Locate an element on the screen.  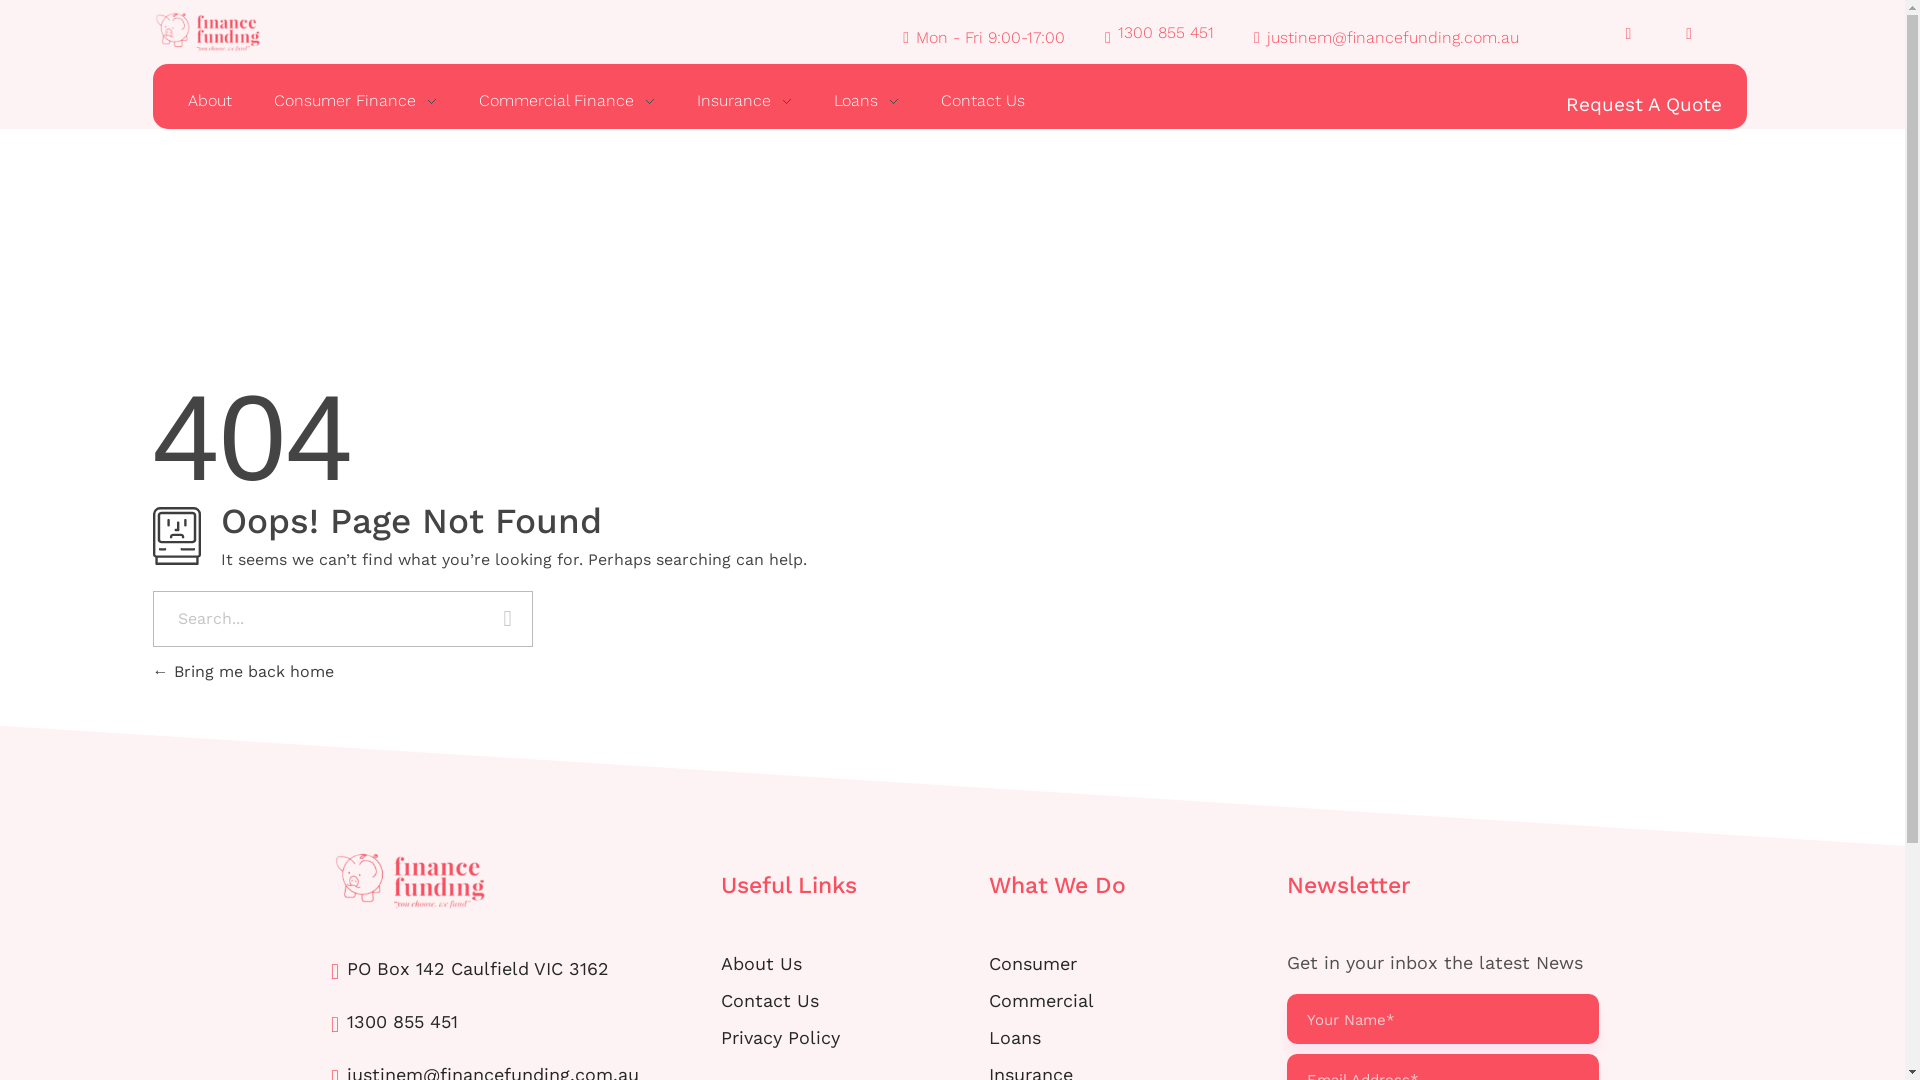
'Consumer' is located at coordinates (1032, 962).